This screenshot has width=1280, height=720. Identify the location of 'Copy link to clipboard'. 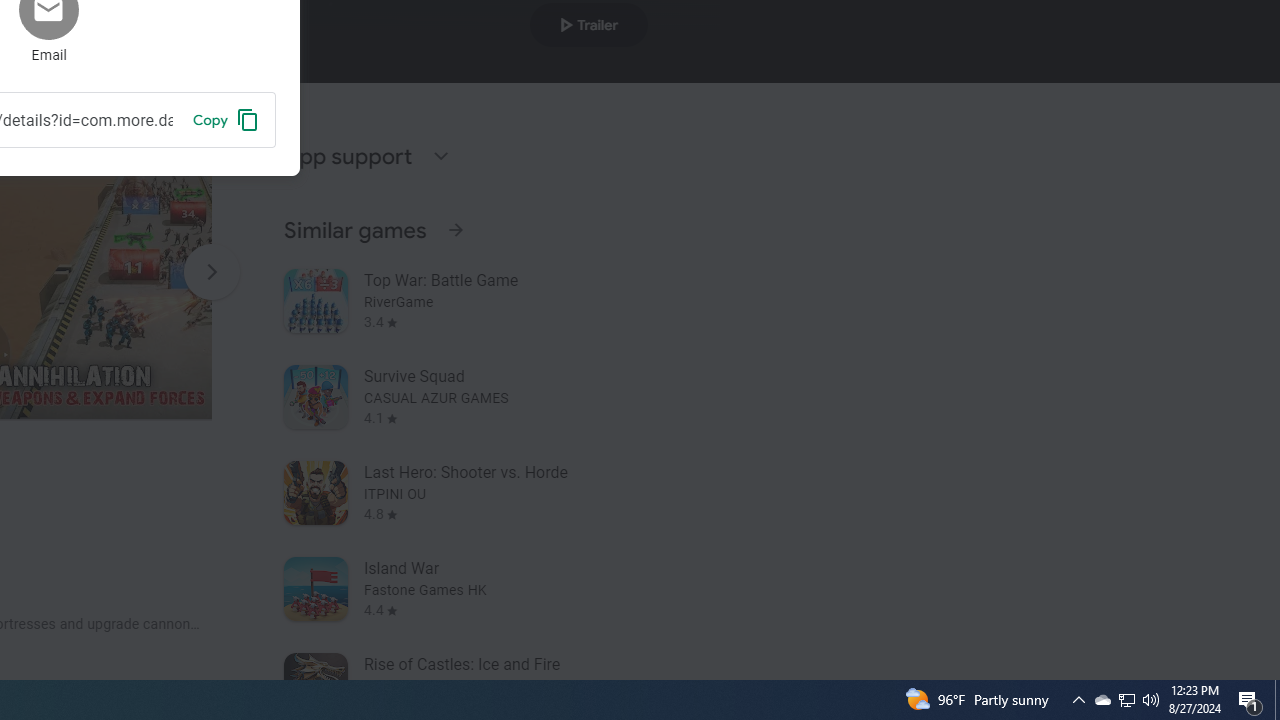
(225, 119).